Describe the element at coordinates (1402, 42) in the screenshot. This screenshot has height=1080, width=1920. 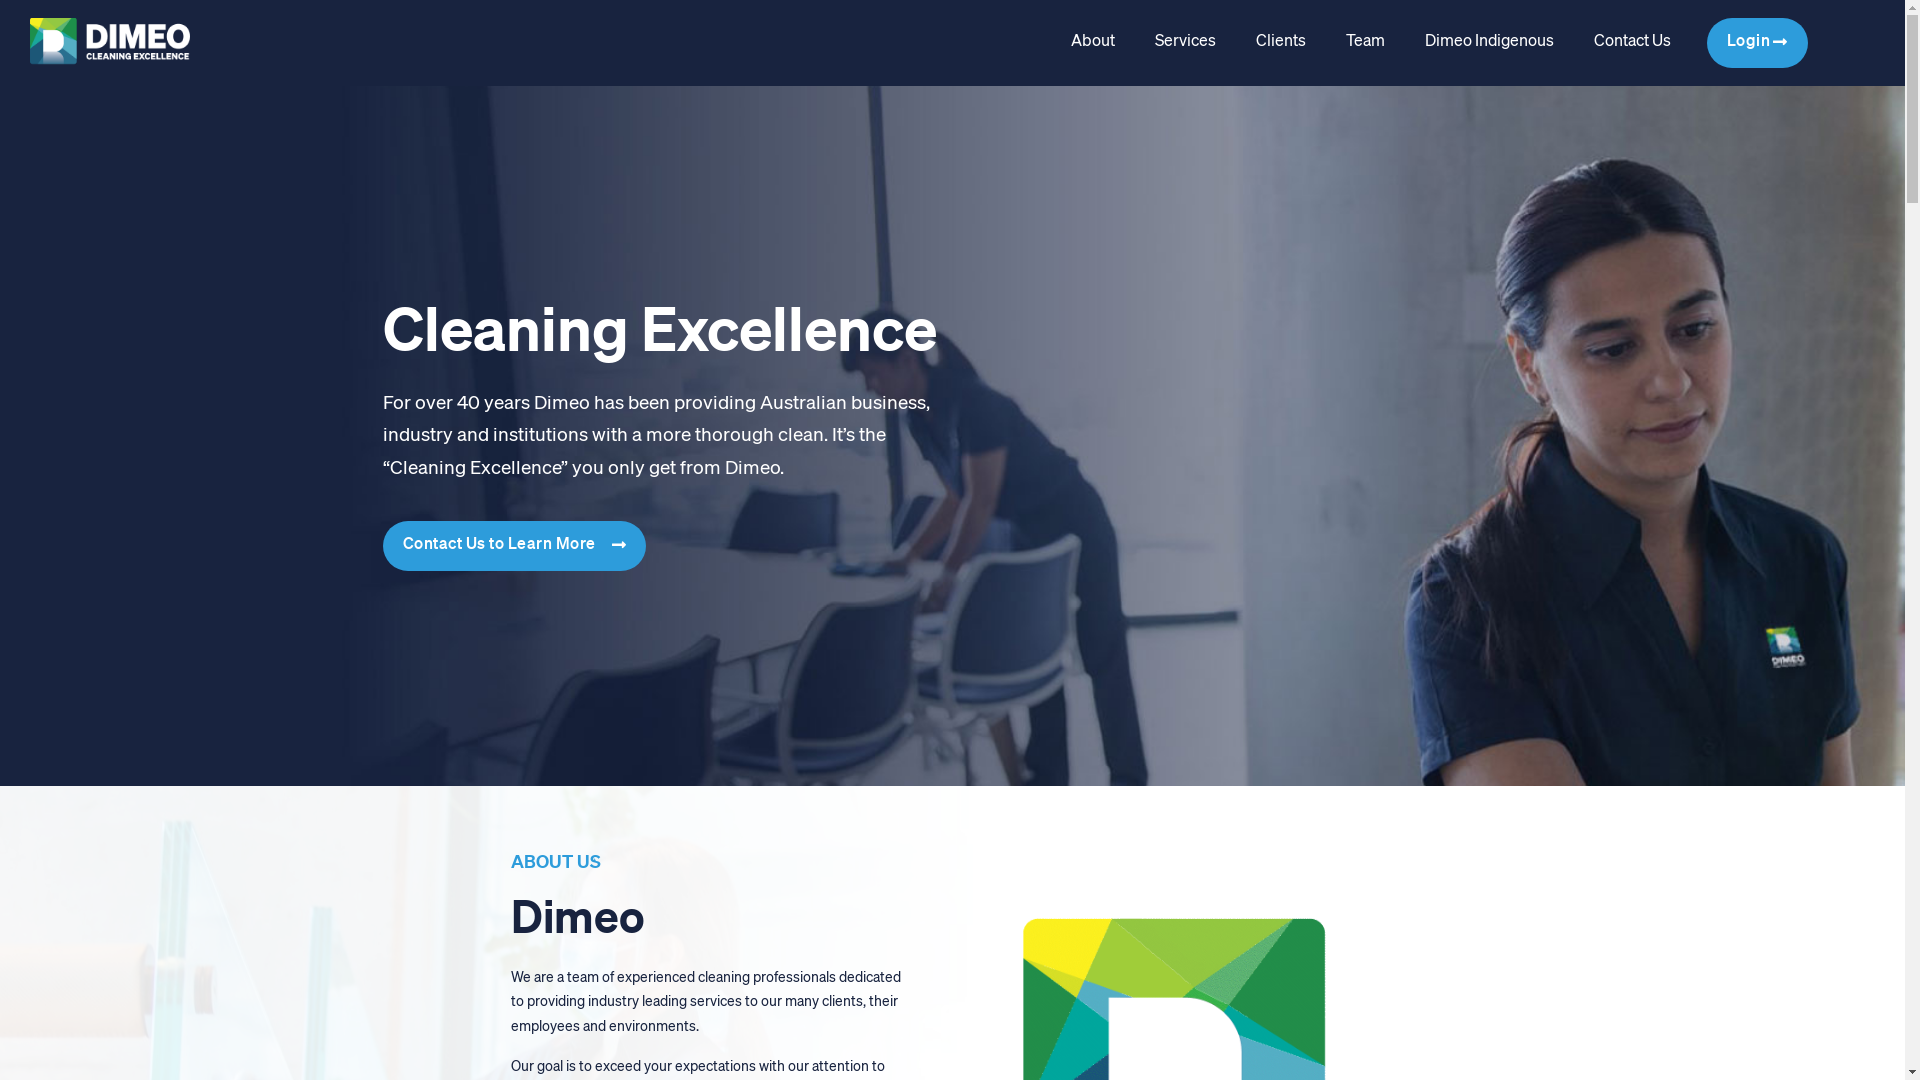
I see `'Dimeo Indigenous'` at that location.